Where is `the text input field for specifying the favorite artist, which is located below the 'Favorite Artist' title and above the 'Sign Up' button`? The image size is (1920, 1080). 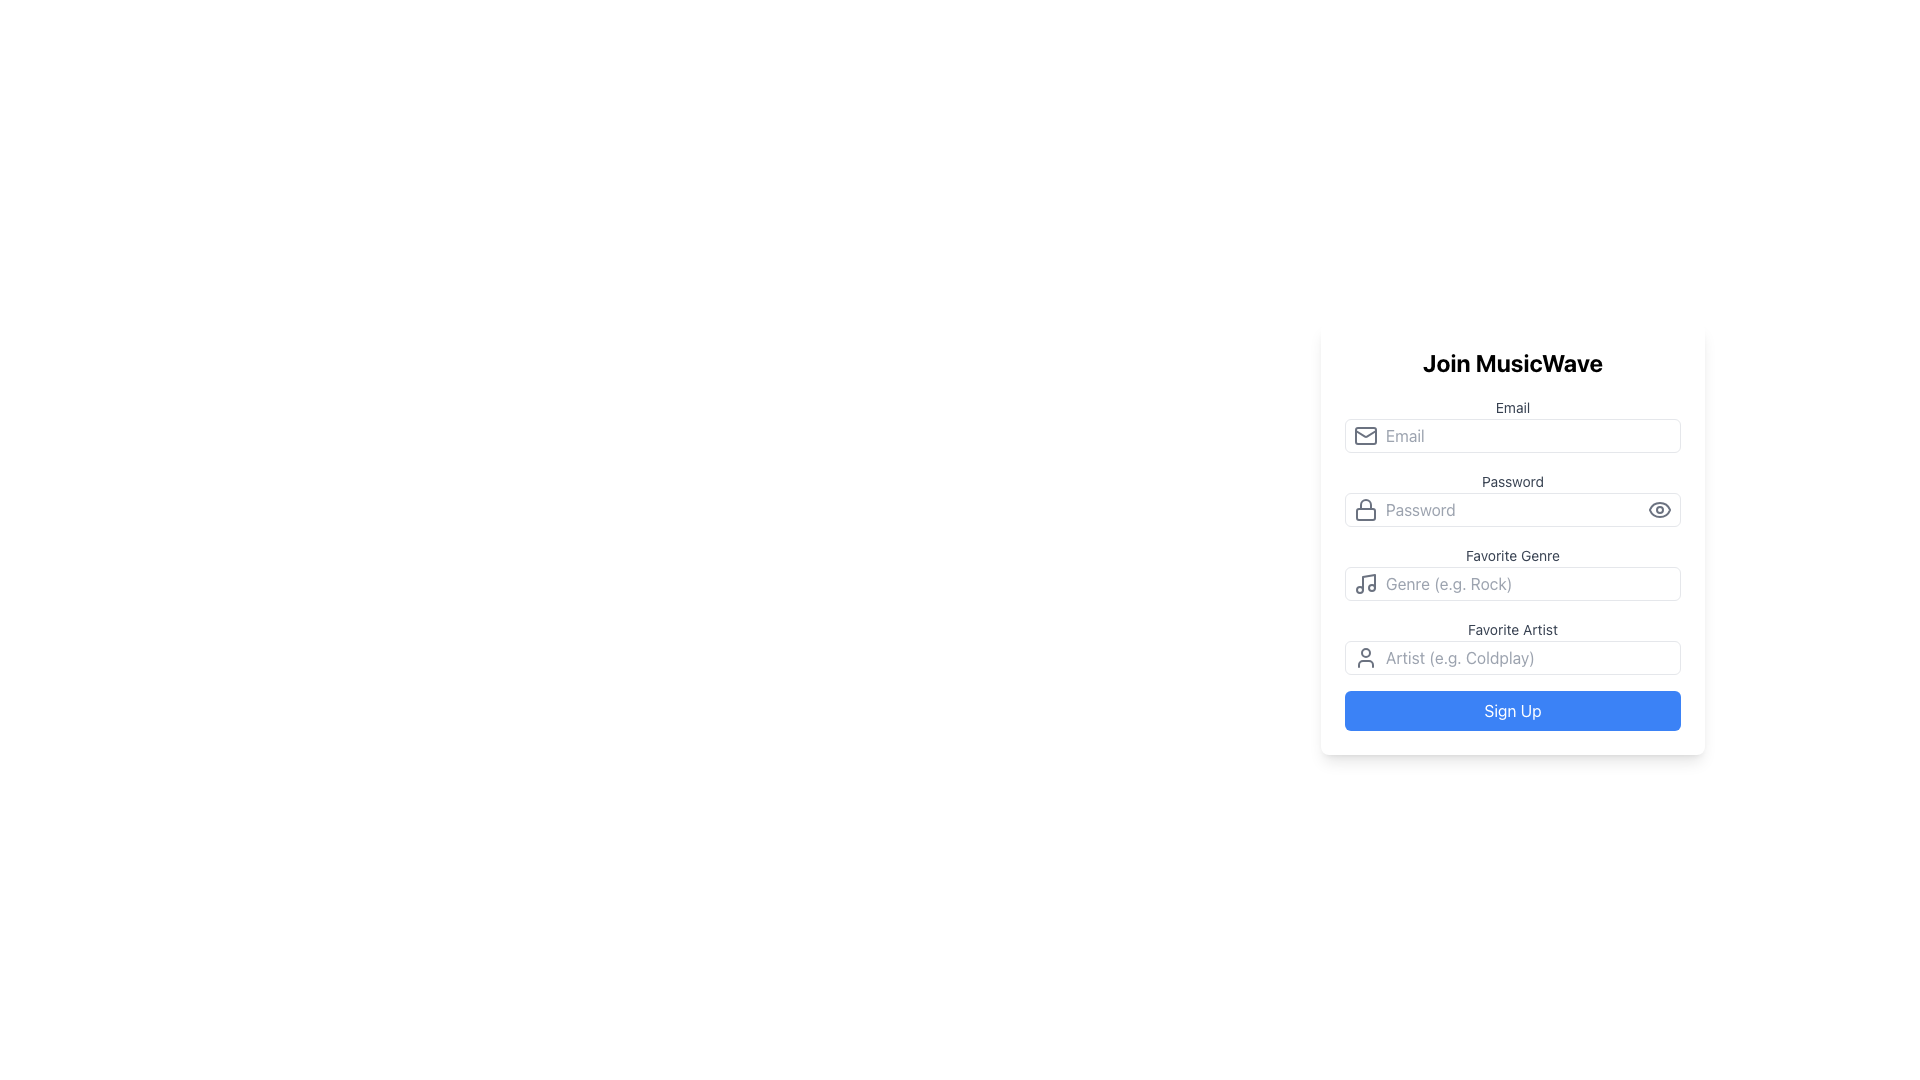 the text input field for specifying the favorite artist, which is located below the 'Favorite Artist' title and above the 'Sign Up' button is located at coordinates (1512, 658).